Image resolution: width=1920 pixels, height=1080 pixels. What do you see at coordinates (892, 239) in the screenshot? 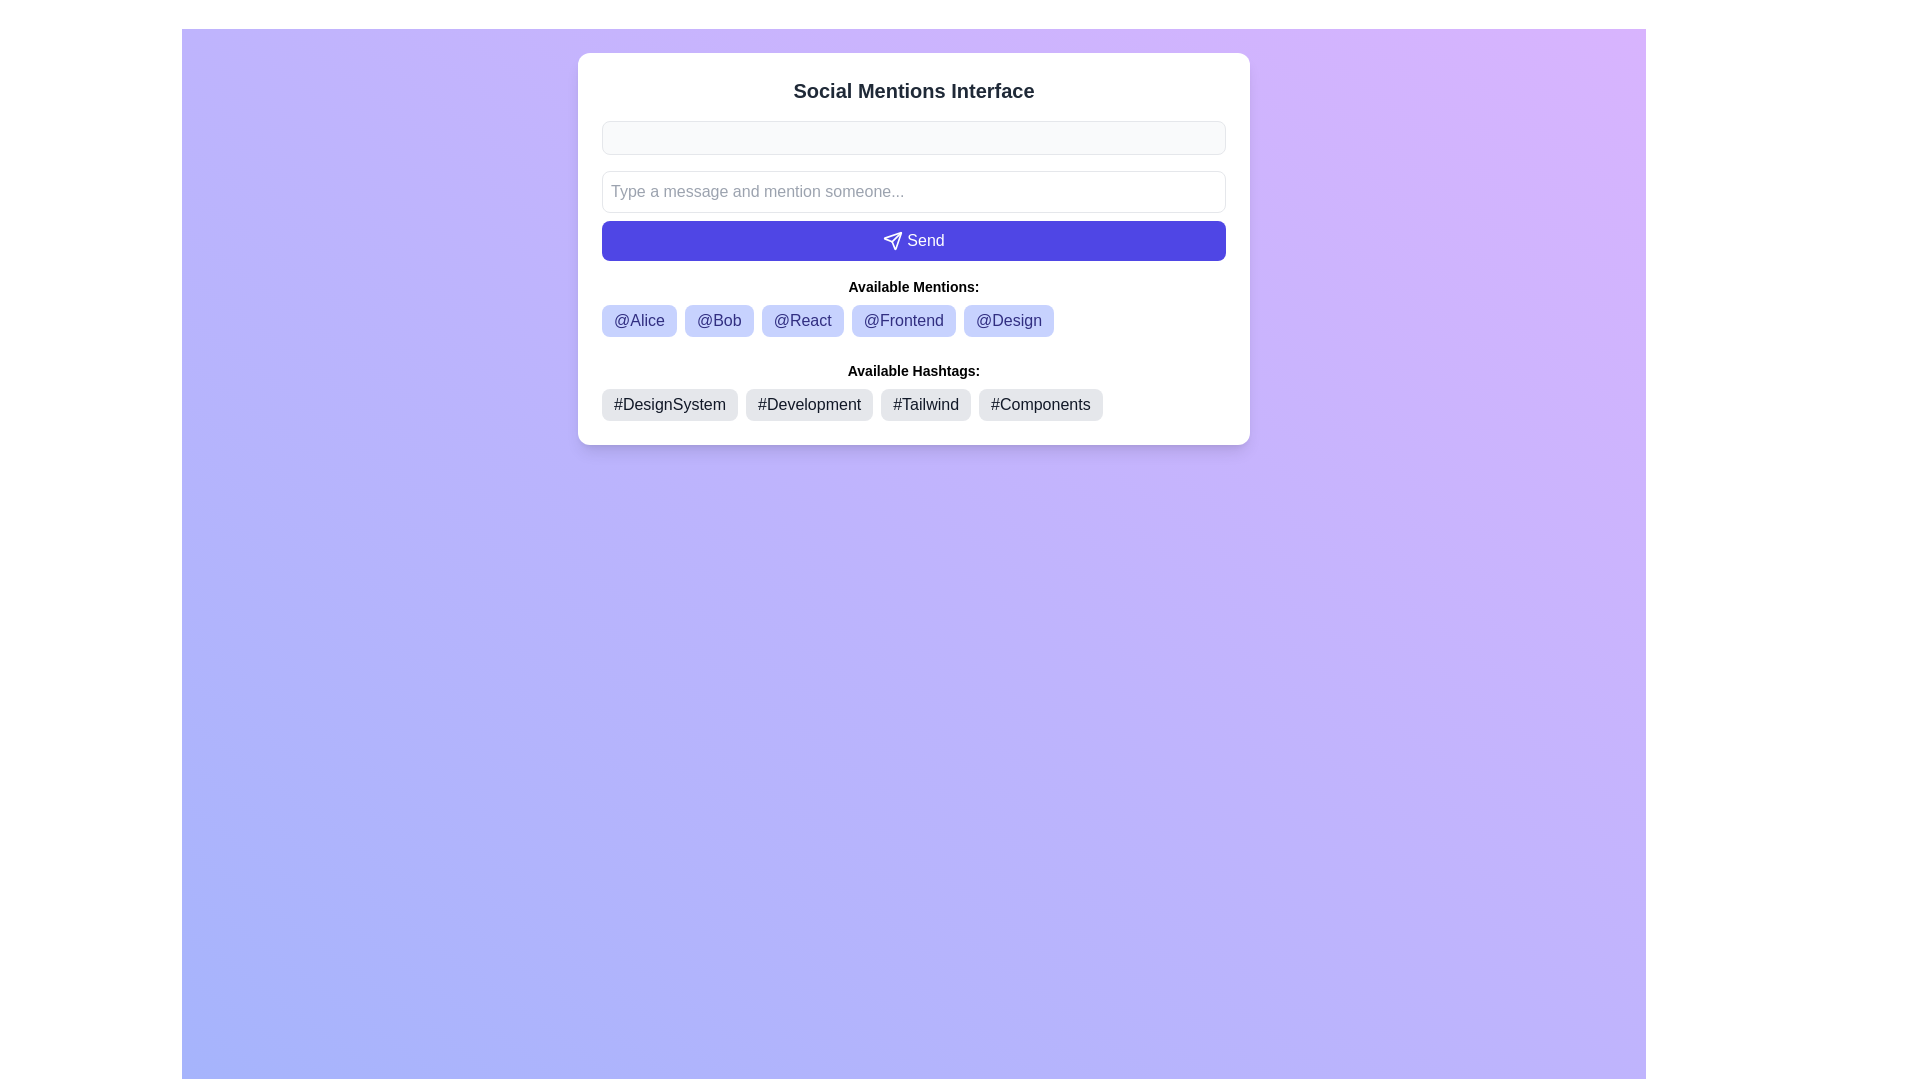
I see `the paper airplane icon located within the 'Send' button to initiate sending` at bounding box center [892, 239].